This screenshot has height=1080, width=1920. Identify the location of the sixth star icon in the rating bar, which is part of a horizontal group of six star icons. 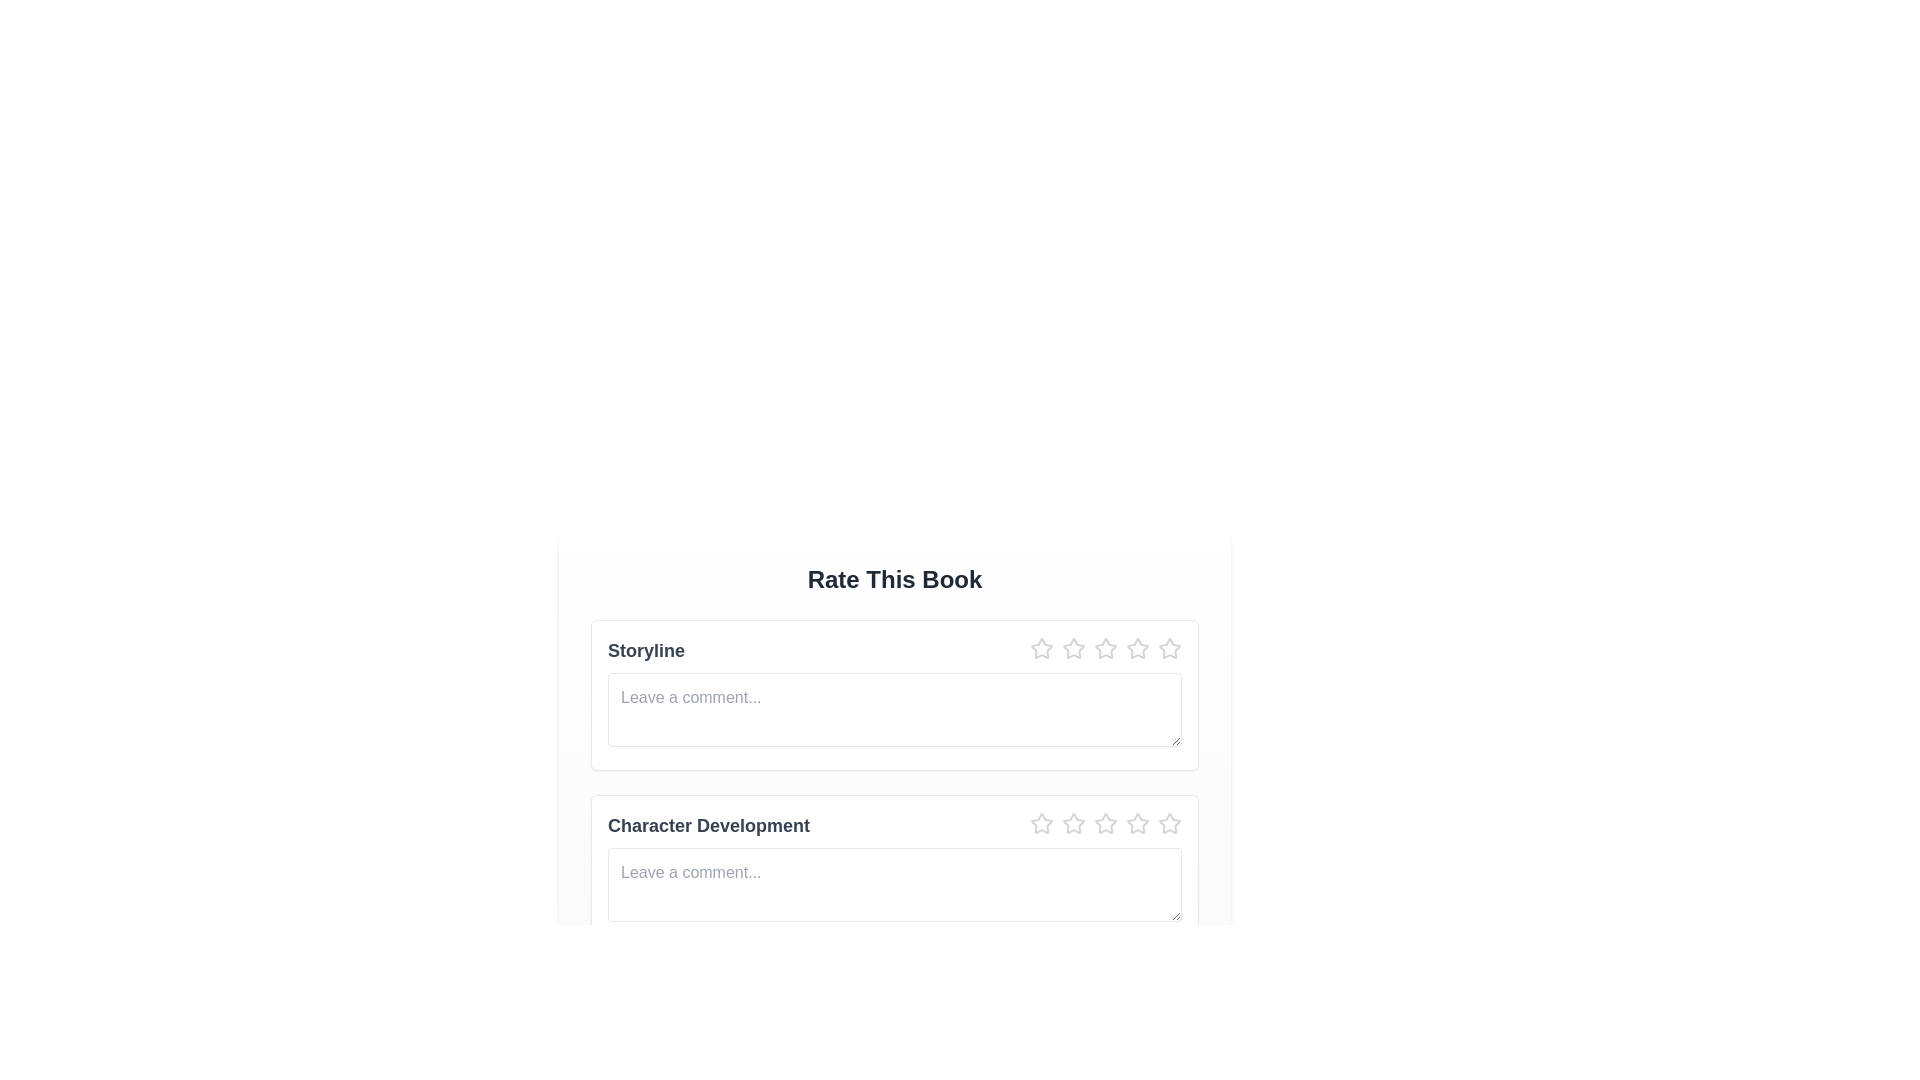
(1137, 648).